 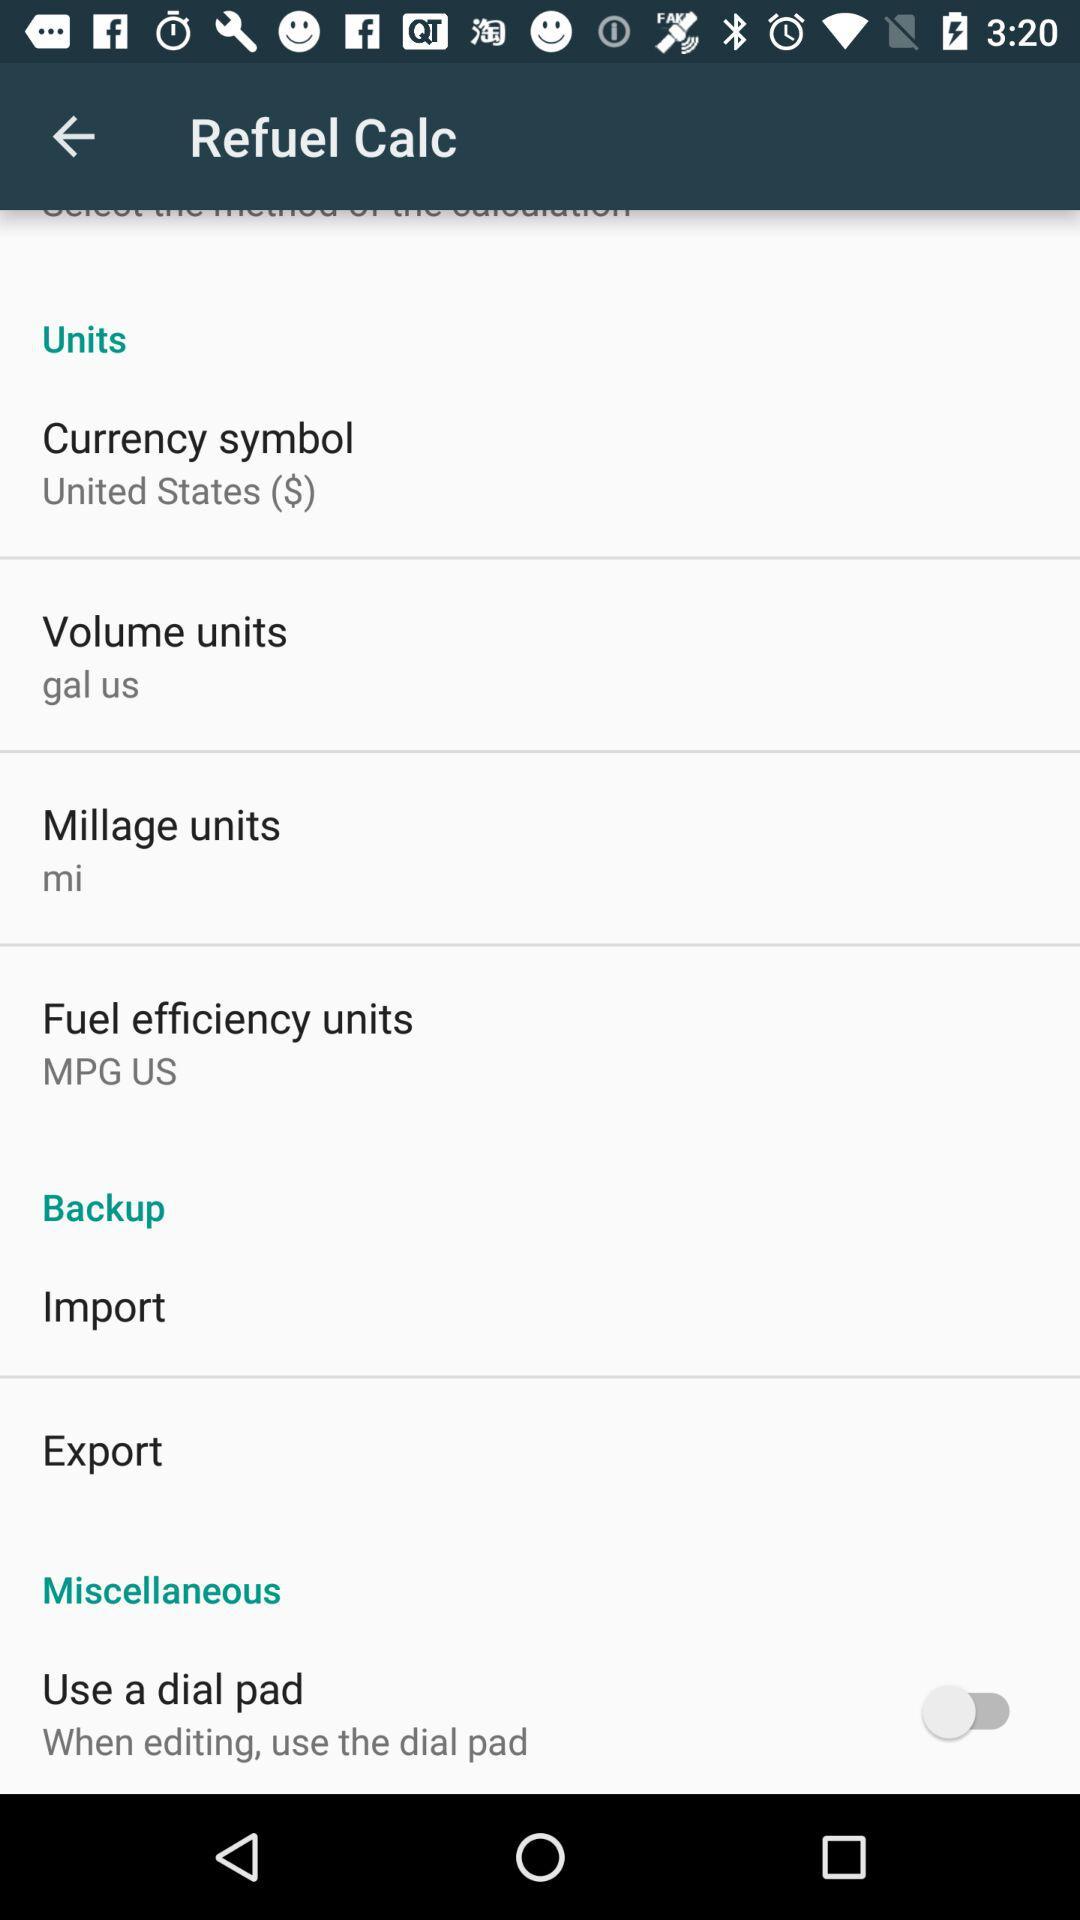 What do you see at coordinates (974, 1710) in the screenshot?
I see `item below miscellaneous icon` at bounding box center [974, 1710].